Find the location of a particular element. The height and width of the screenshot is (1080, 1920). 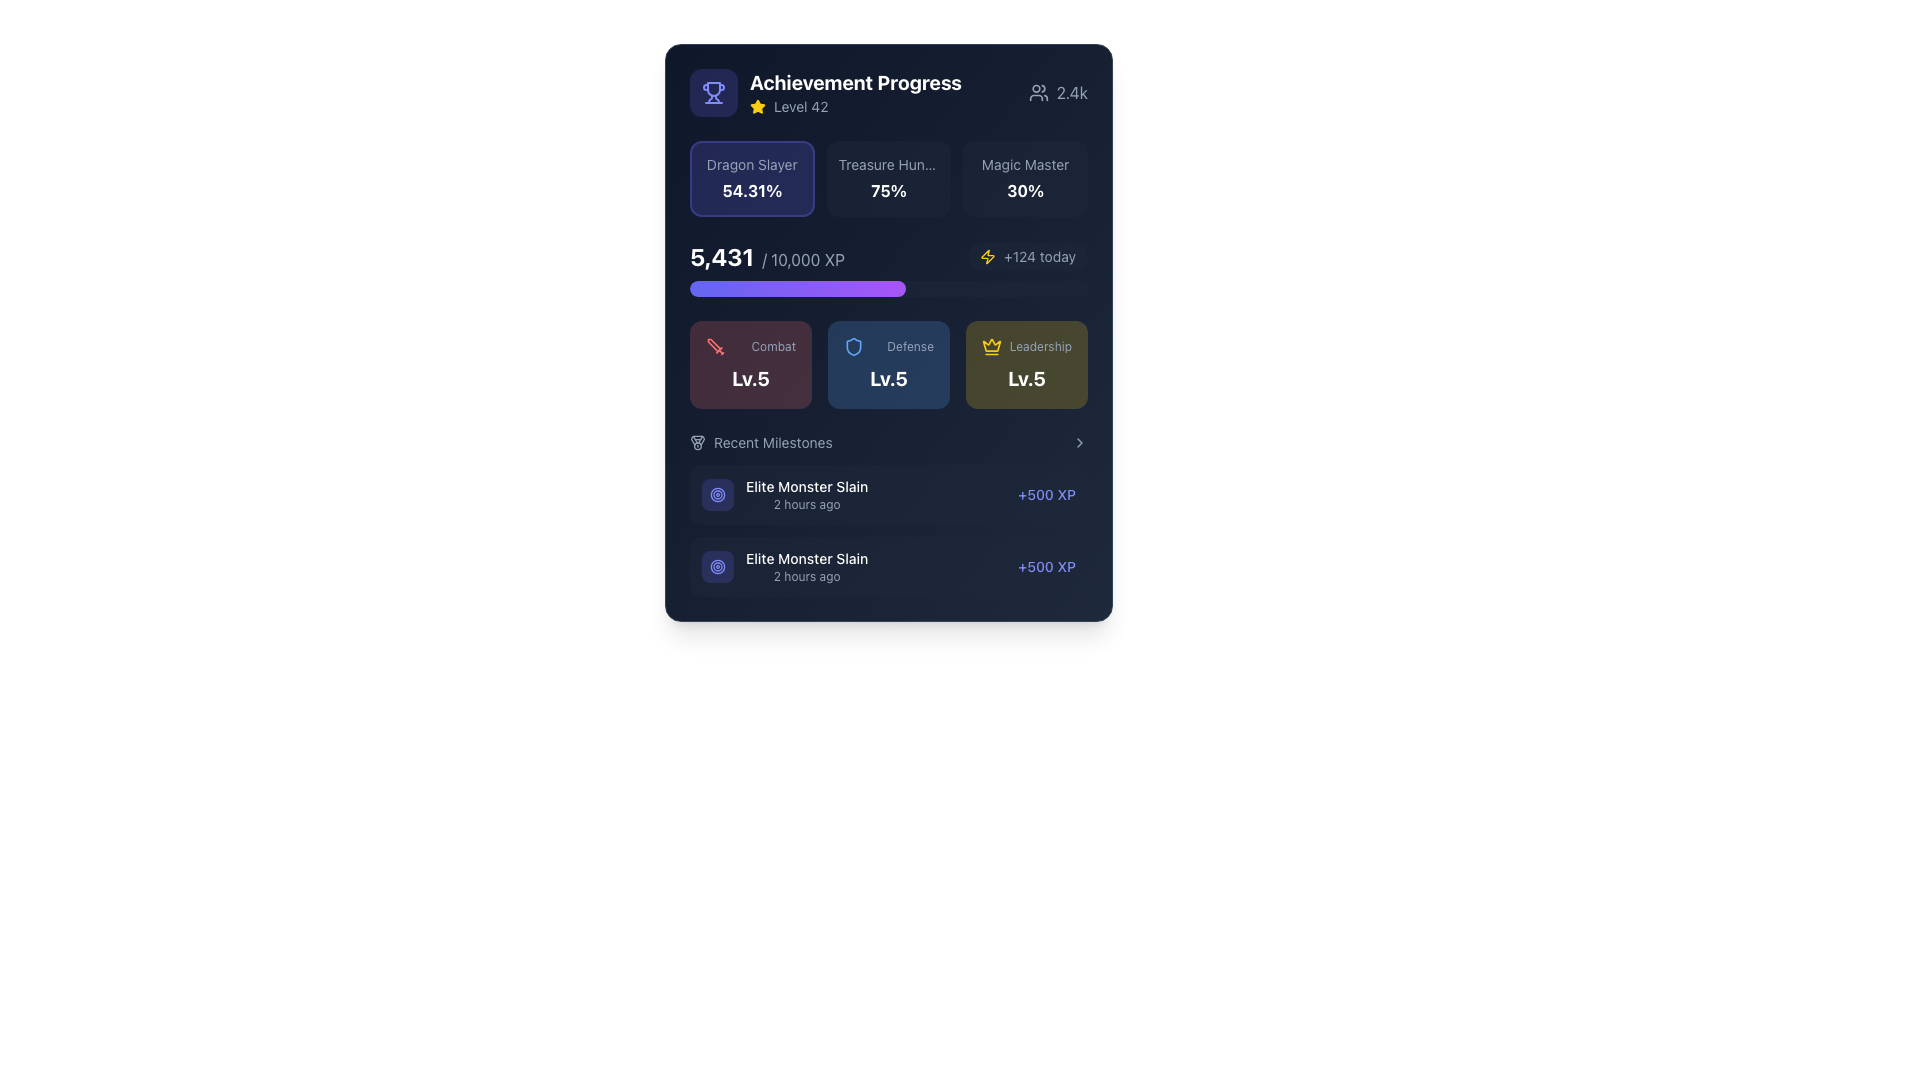

the Decorative icon located in the 'Recent Milestones' section, which symbolizes the achievement 'Elite Monster Slain' is located at coordinates (718, 494).